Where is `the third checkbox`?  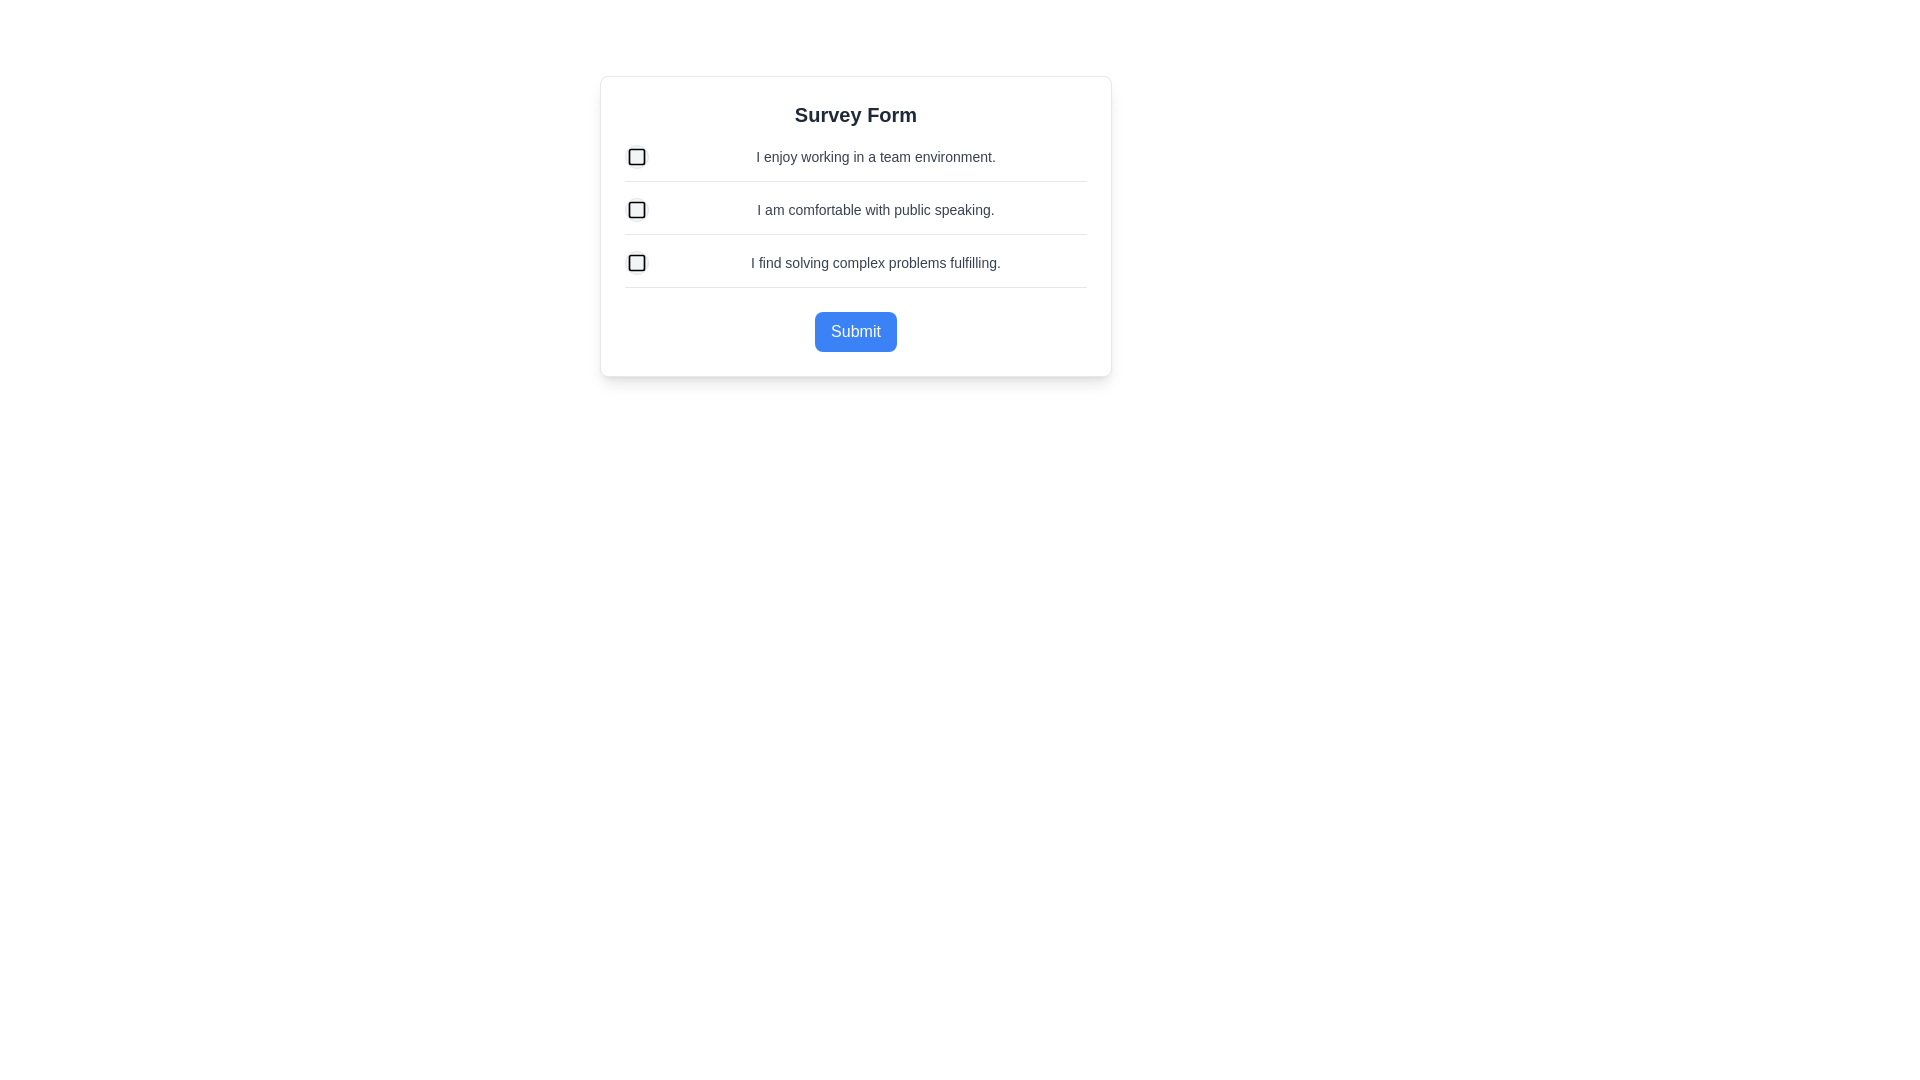
the third checkbox is located at coordinates (636, 261).